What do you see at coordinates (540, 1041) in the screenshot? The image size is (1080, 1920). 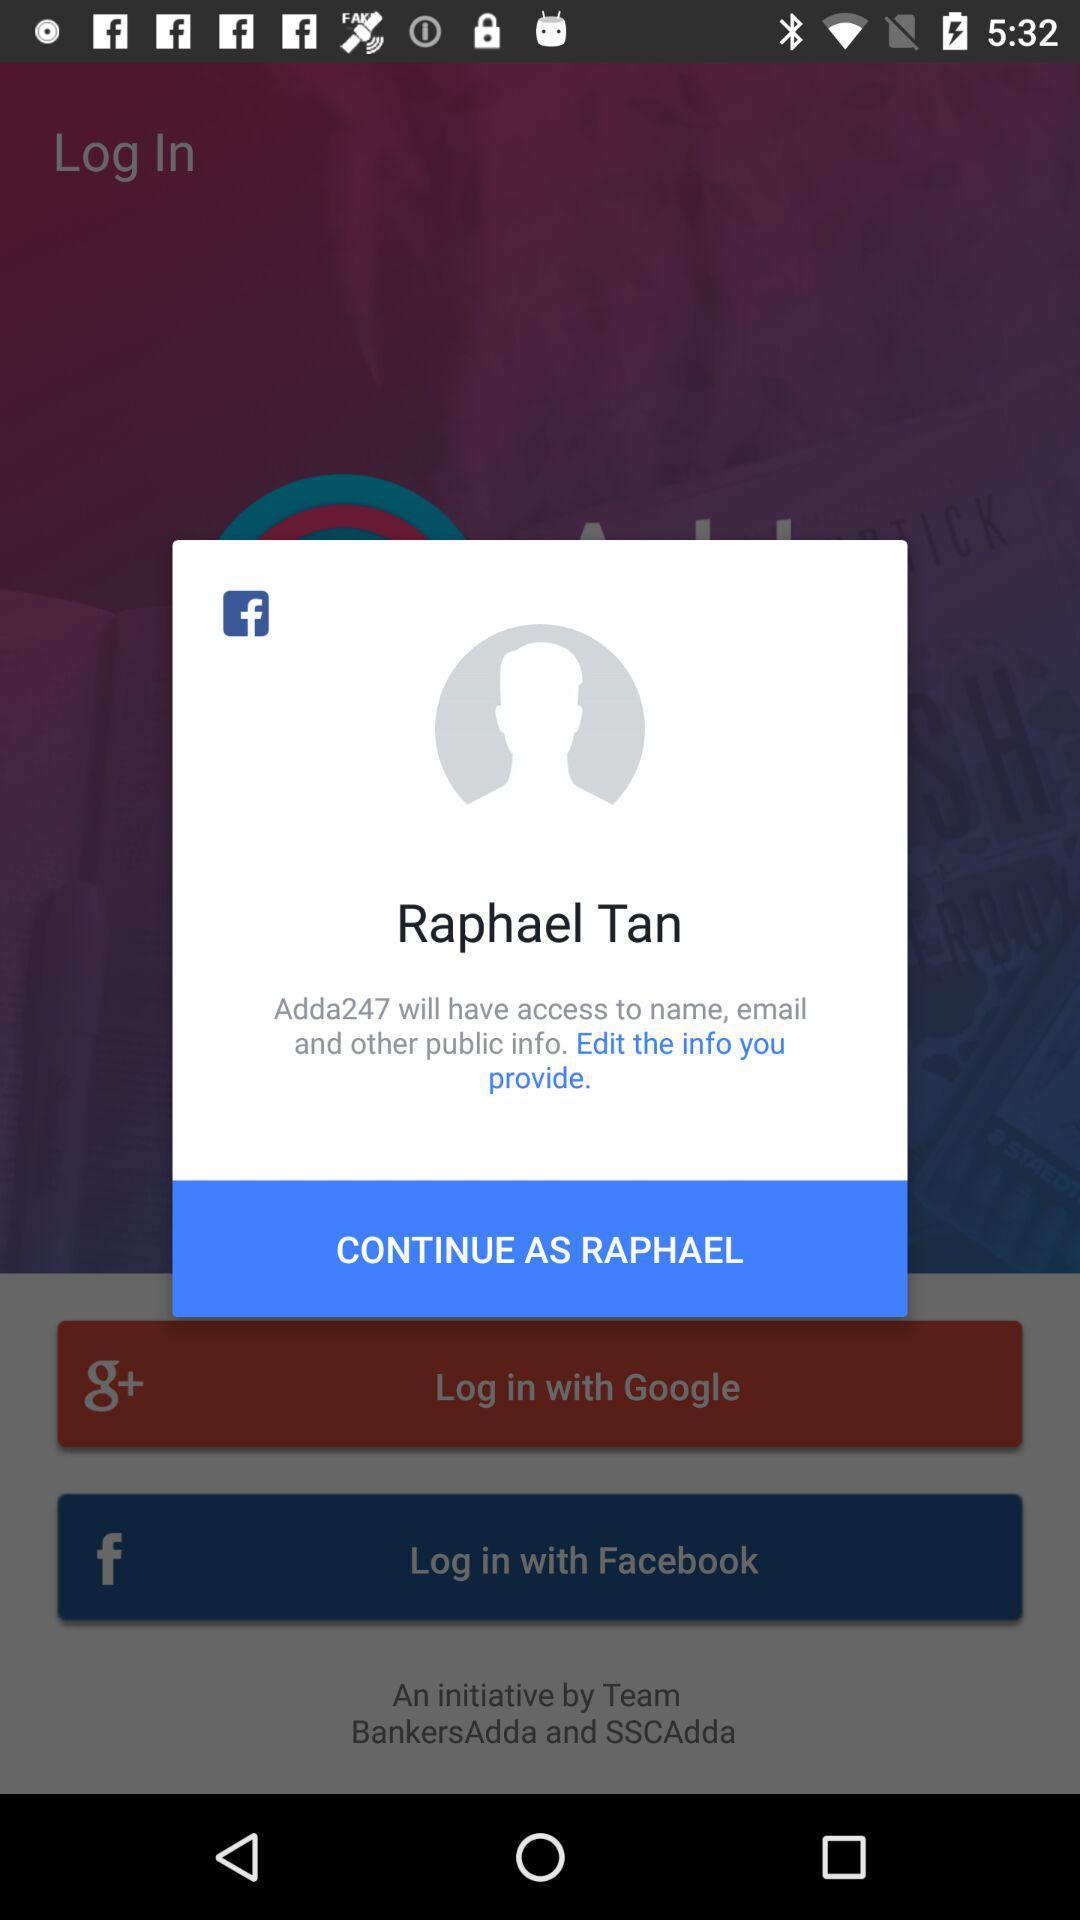 I see `the item above the continue as raphael item` at bounding box center [540, 1041].